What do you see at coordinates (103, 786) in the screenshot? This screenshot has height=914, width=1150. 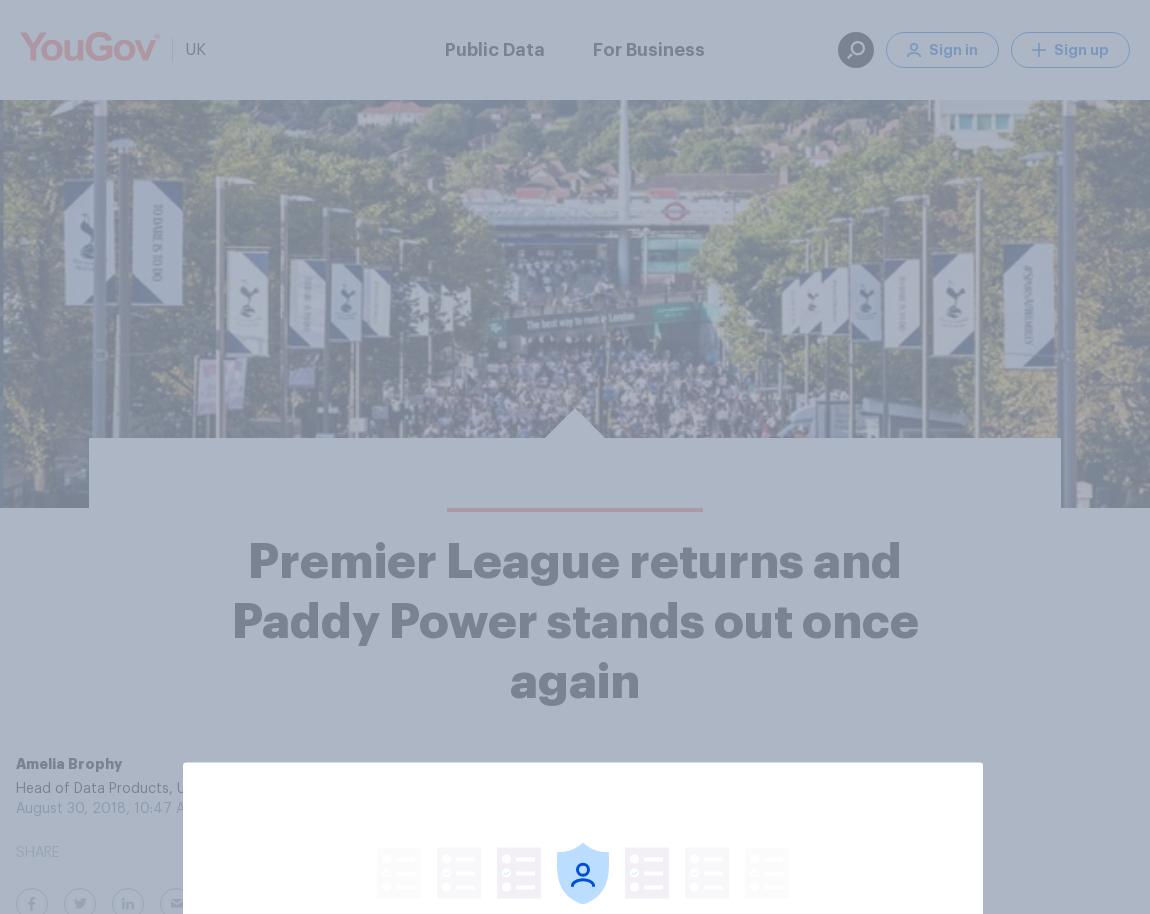 I see `'Head of Data Products, UK'` at bounding box center [103, 786].